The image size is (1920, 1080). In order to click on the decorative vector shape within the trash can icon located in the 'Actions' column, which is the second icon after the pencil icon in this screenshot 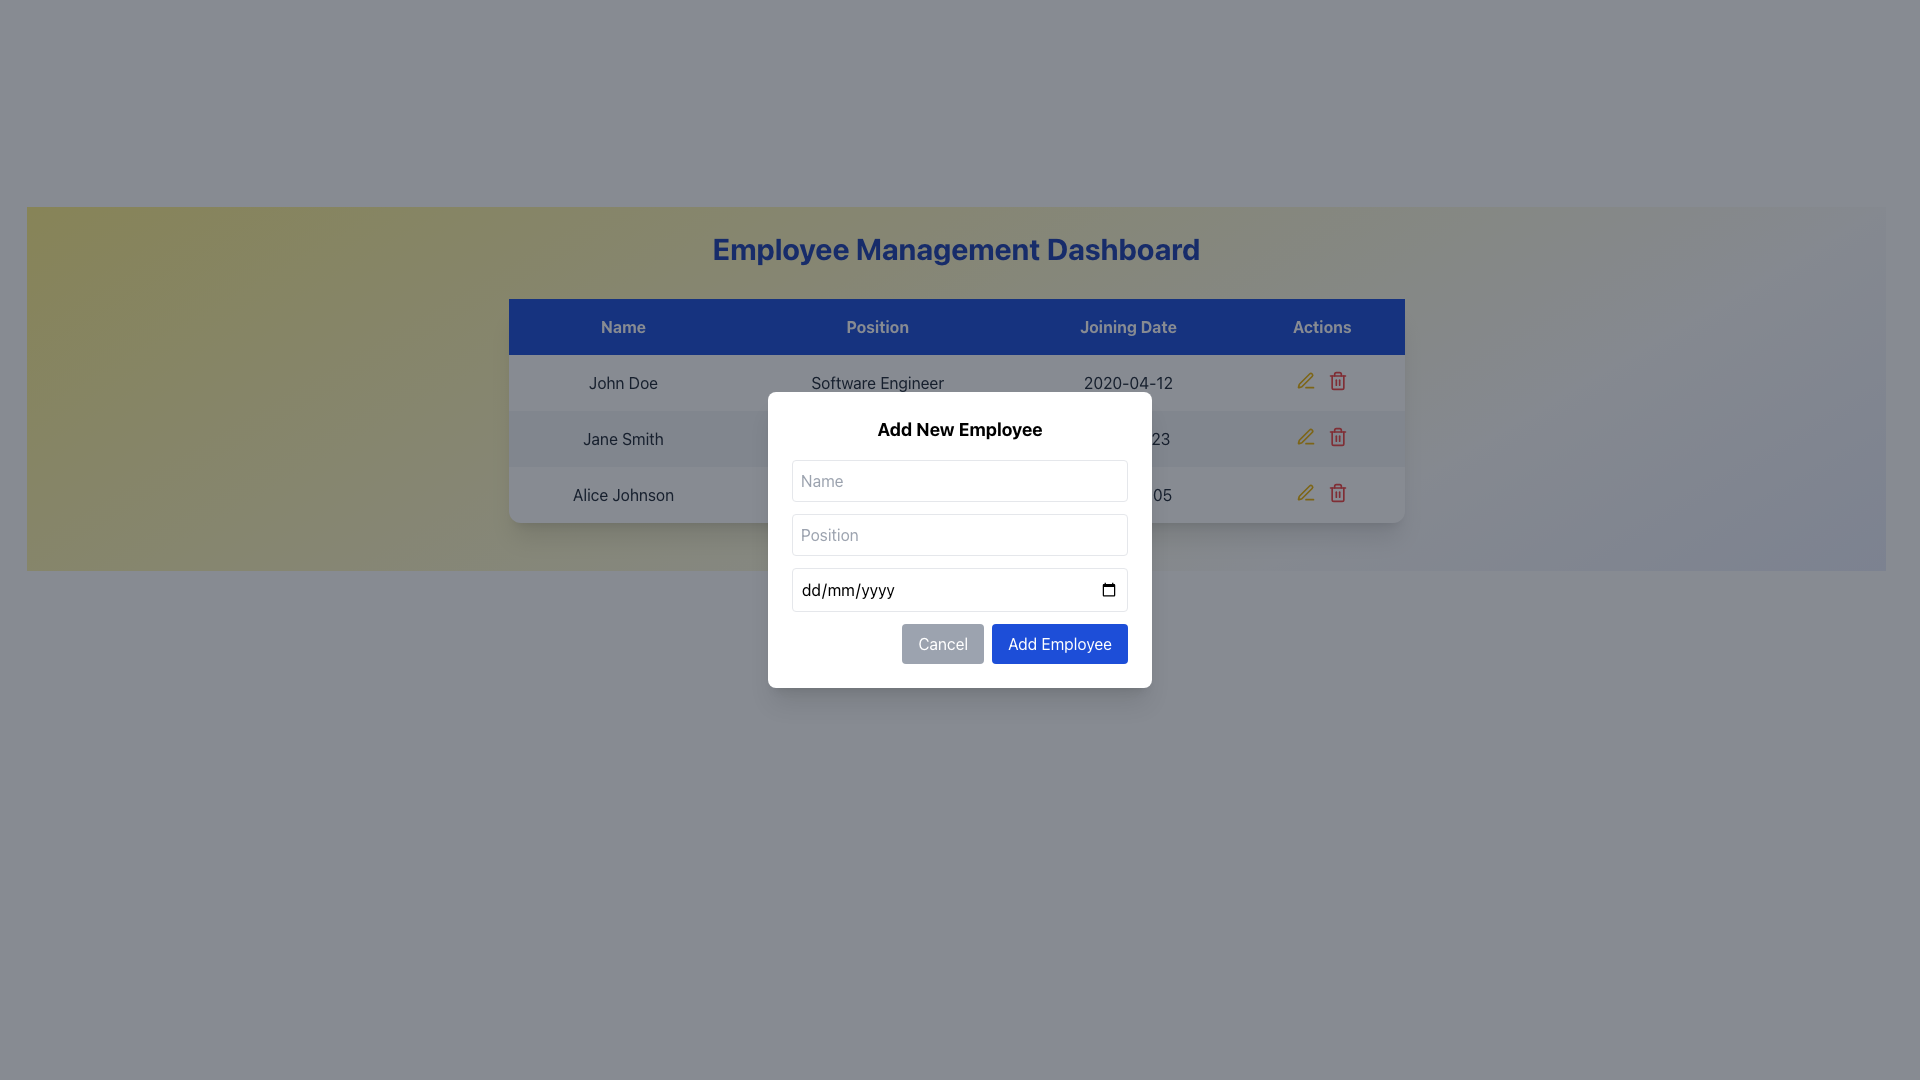, I will do `click(1338, 437)`.